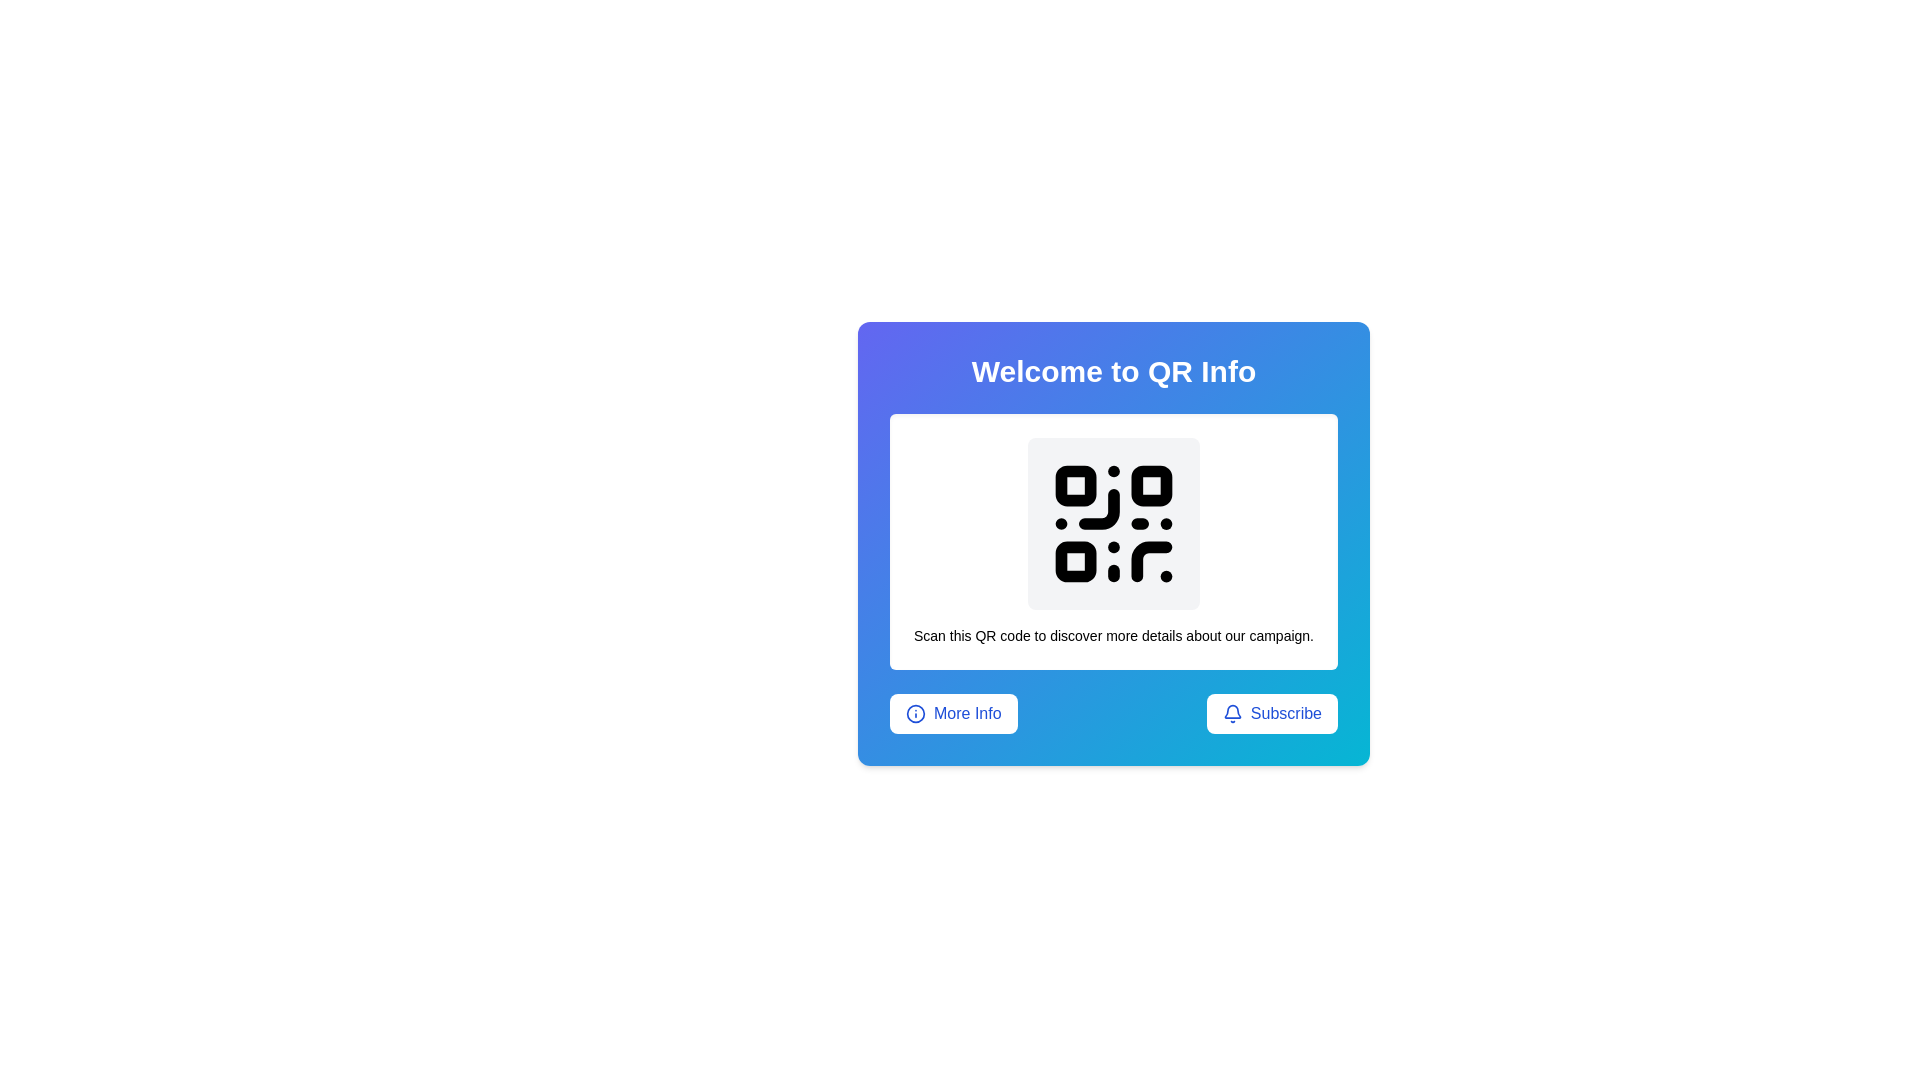 This screenshot has height=1080, width=1920. Describe the element at coordinates (1112, 636) in the screenshot. I see `the text block displaying the message 'Scan this QR code to discover more details about our campaign.' which is located directly below the QR code image` at that location.